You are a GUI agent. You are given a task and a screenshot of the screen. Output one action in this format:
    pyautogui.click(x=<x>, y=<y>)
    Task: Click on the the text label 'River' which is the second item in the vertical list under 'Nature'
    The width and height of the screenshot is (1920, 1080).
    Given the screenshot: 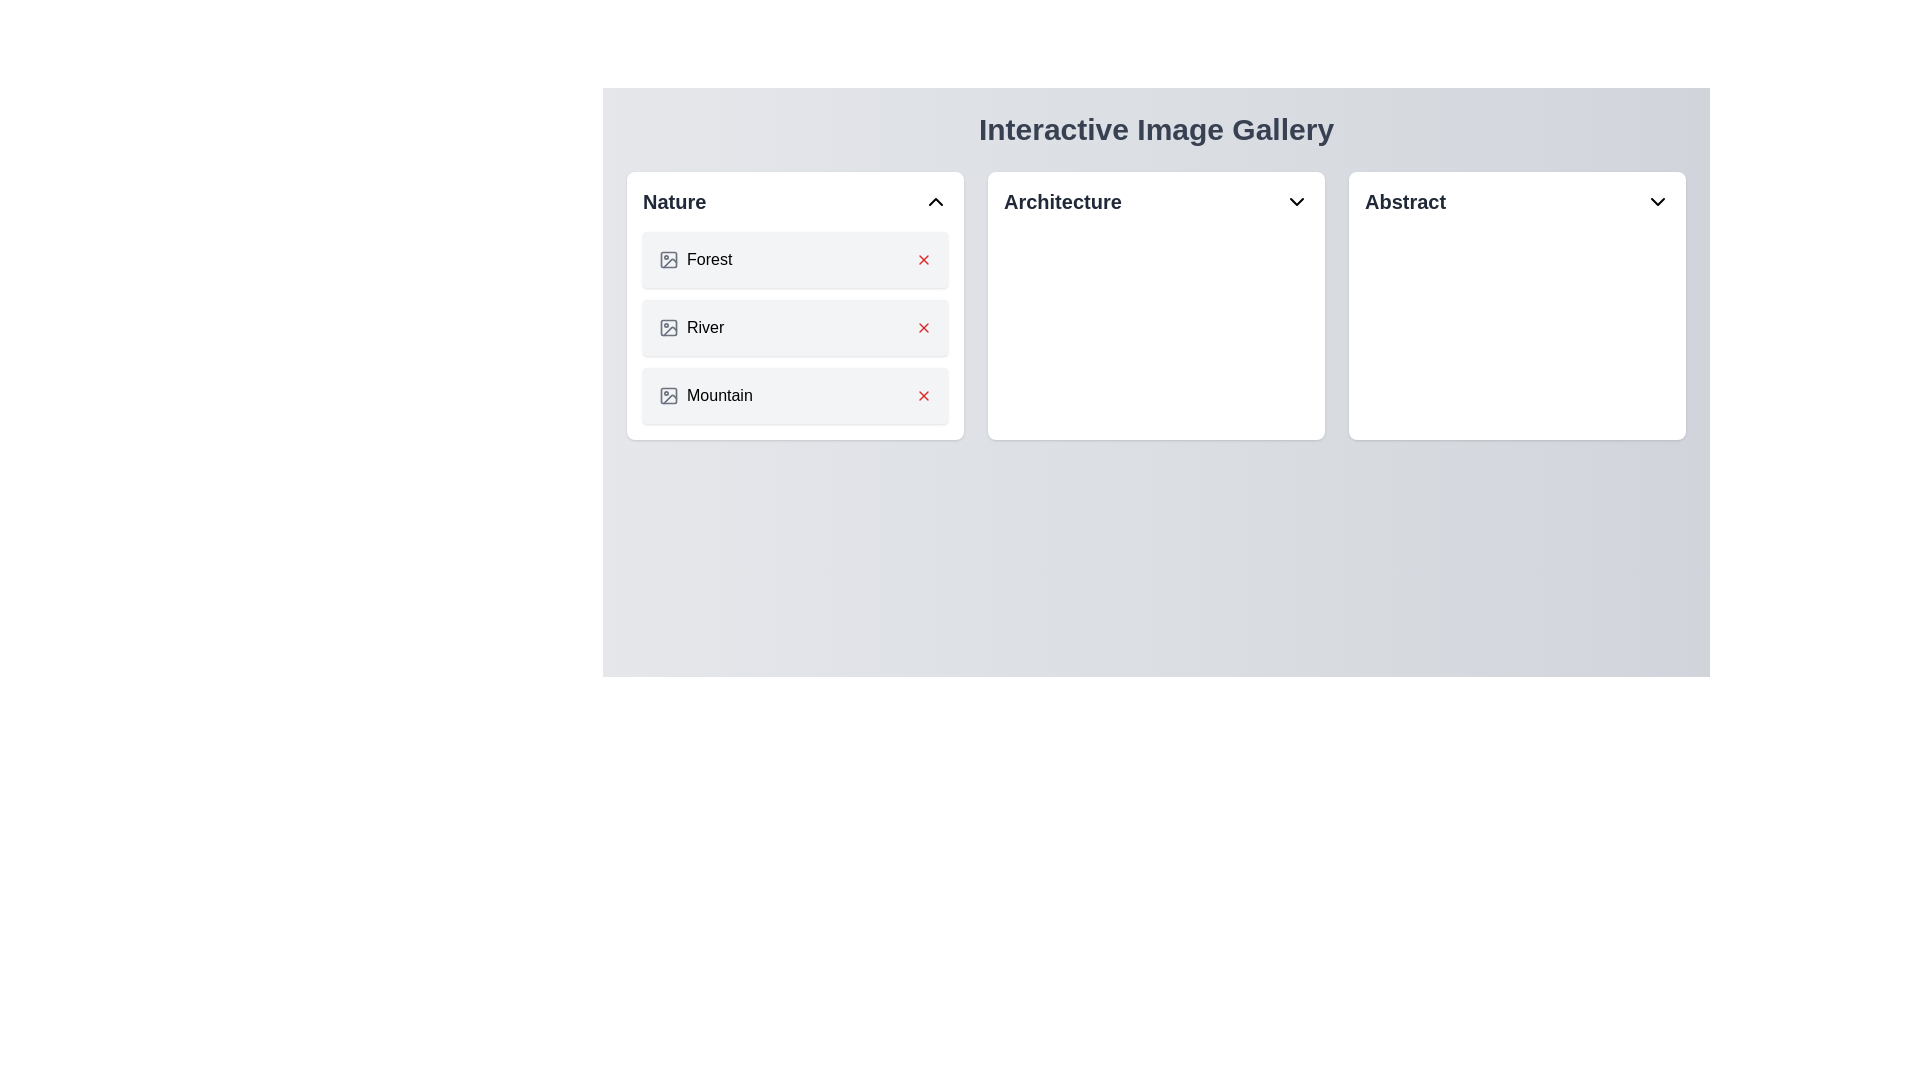 What is the action you would take?
    pyautogui.click(x=705, y=326)
    